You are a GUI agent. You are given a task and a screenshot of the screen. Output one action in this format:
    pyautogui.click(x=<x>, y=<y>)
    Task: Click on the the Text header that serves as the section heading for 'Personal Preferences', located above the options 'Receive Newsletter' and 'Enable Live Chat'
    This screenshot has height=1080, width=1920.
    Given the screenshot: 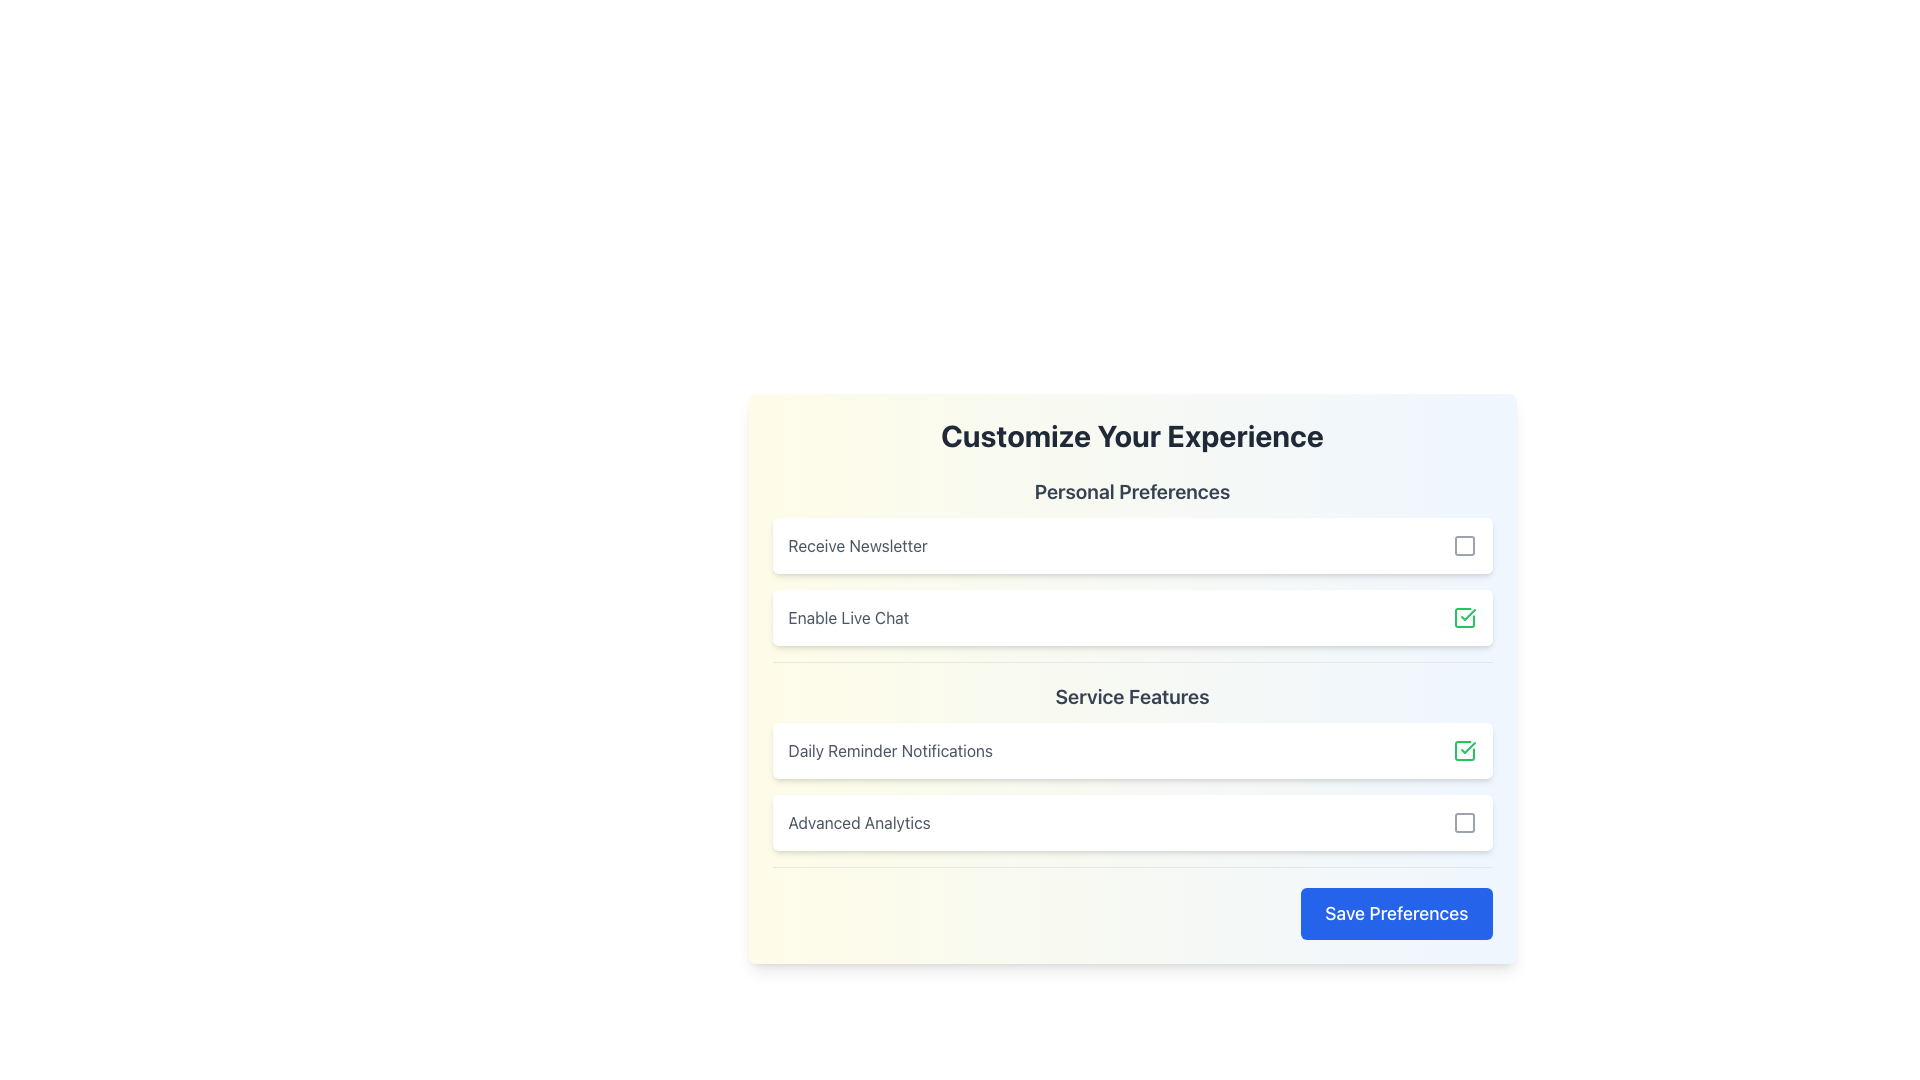 What is the action you would take?
    pyautogui.click(x=1132, y=492)
    